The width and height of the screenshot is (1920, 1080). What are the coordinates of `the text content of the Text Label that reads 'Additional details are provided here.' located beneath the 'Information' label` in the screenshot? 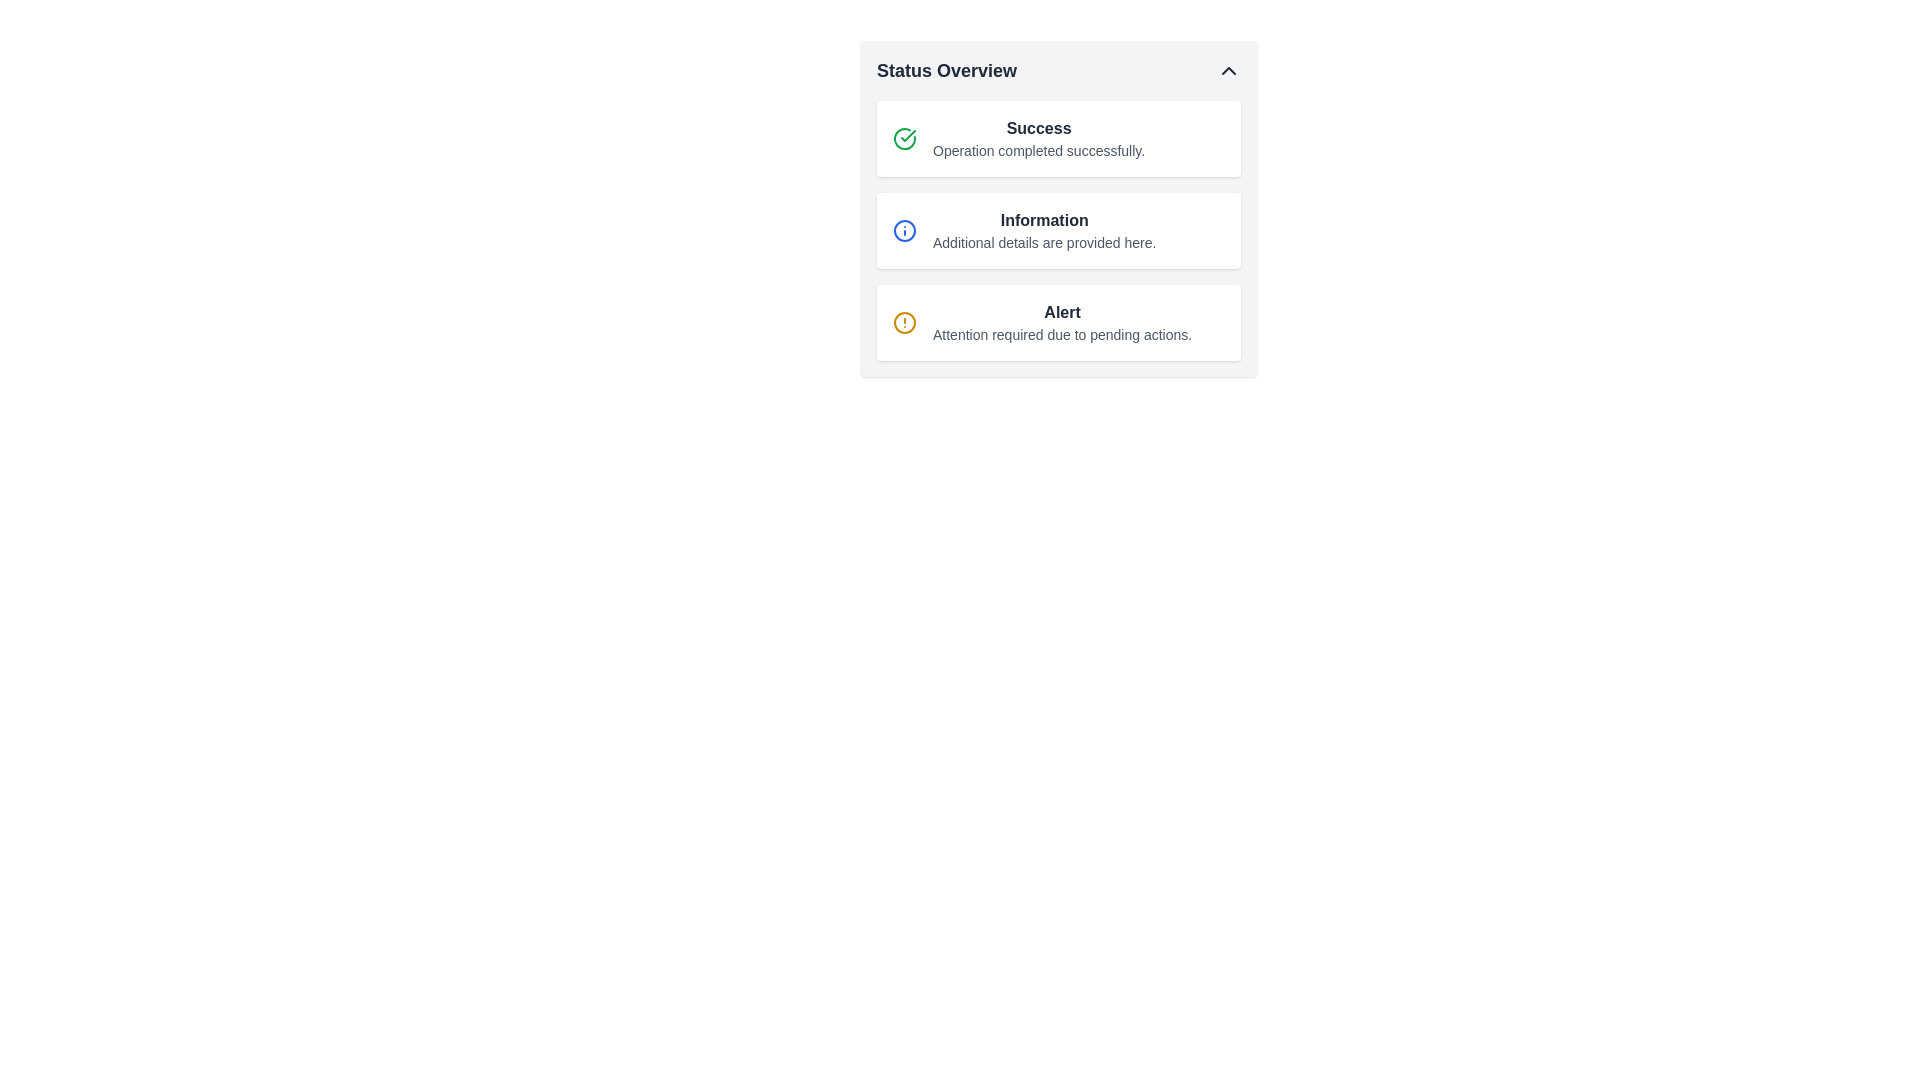 It's located at (1043, 242).